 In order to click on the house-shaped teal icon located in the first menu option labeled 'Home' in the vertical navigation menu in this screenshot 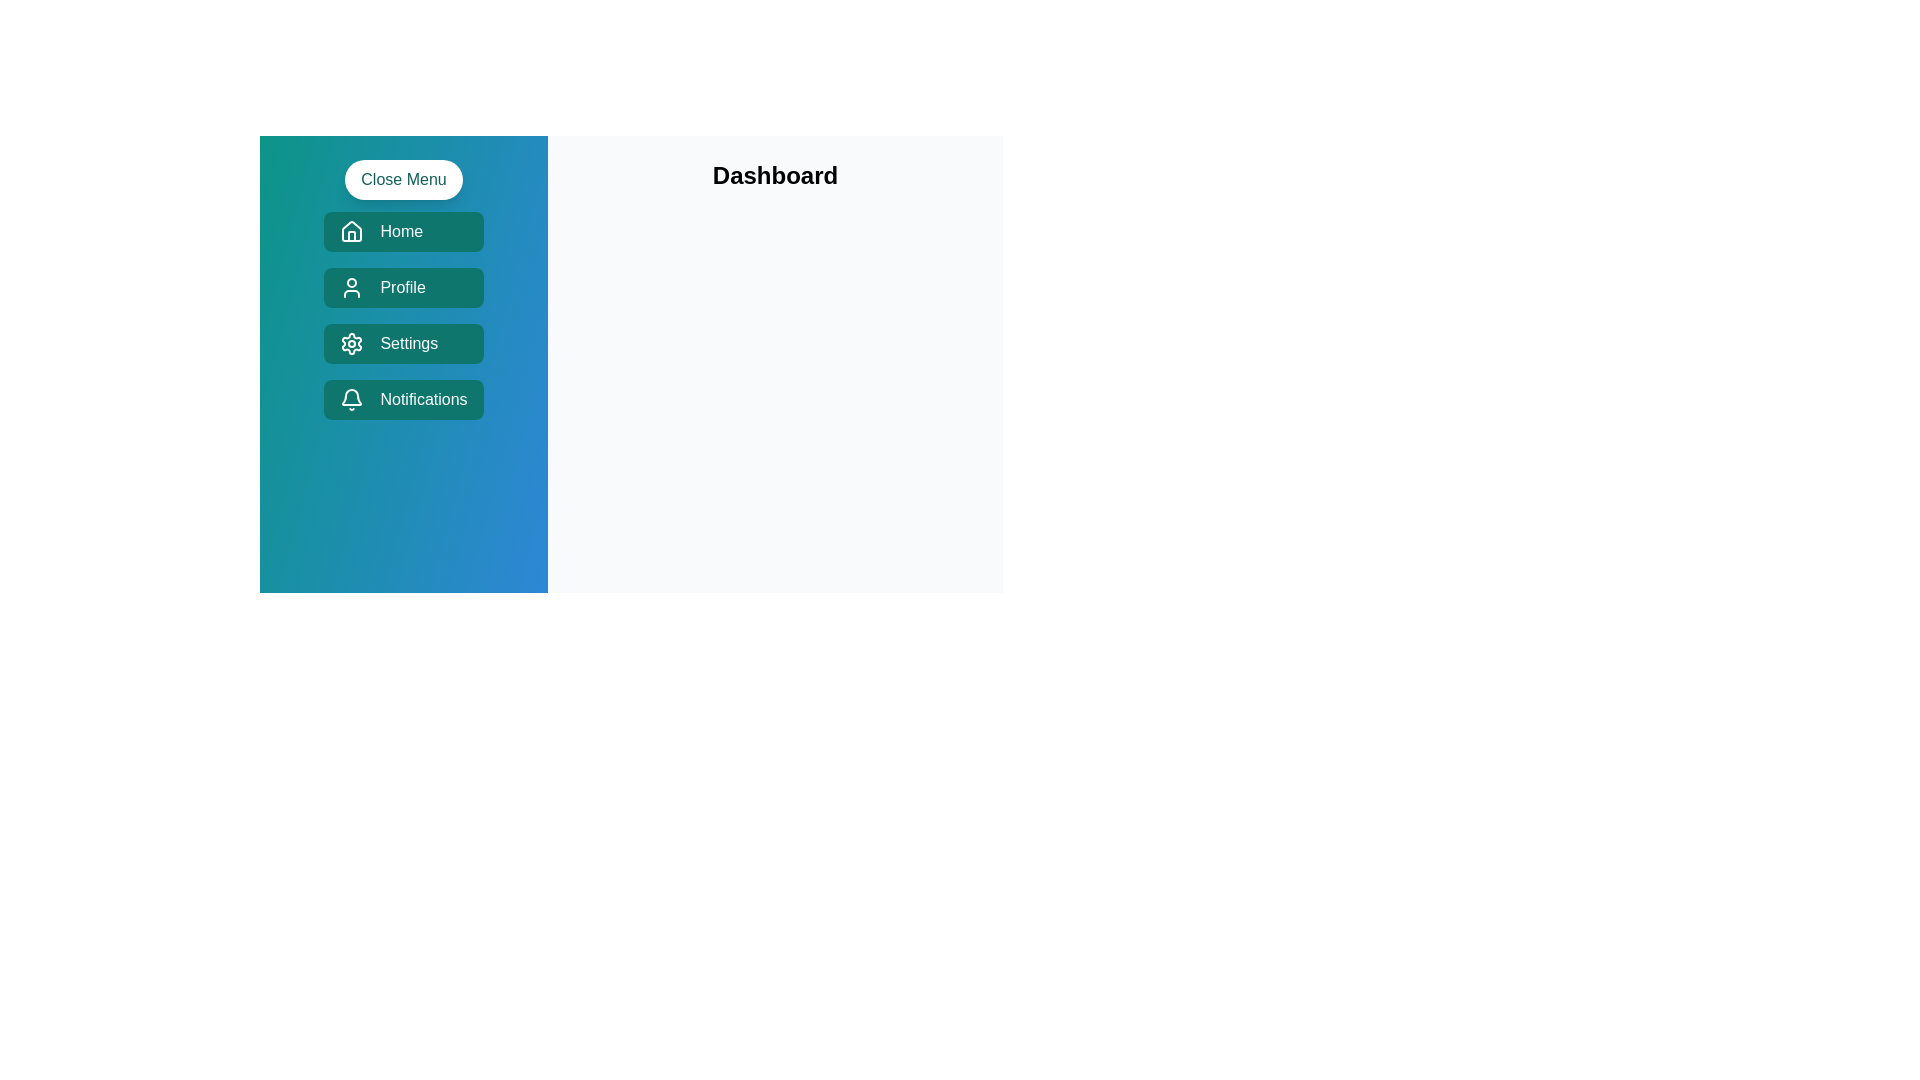, I will do `click(352, 230)`.